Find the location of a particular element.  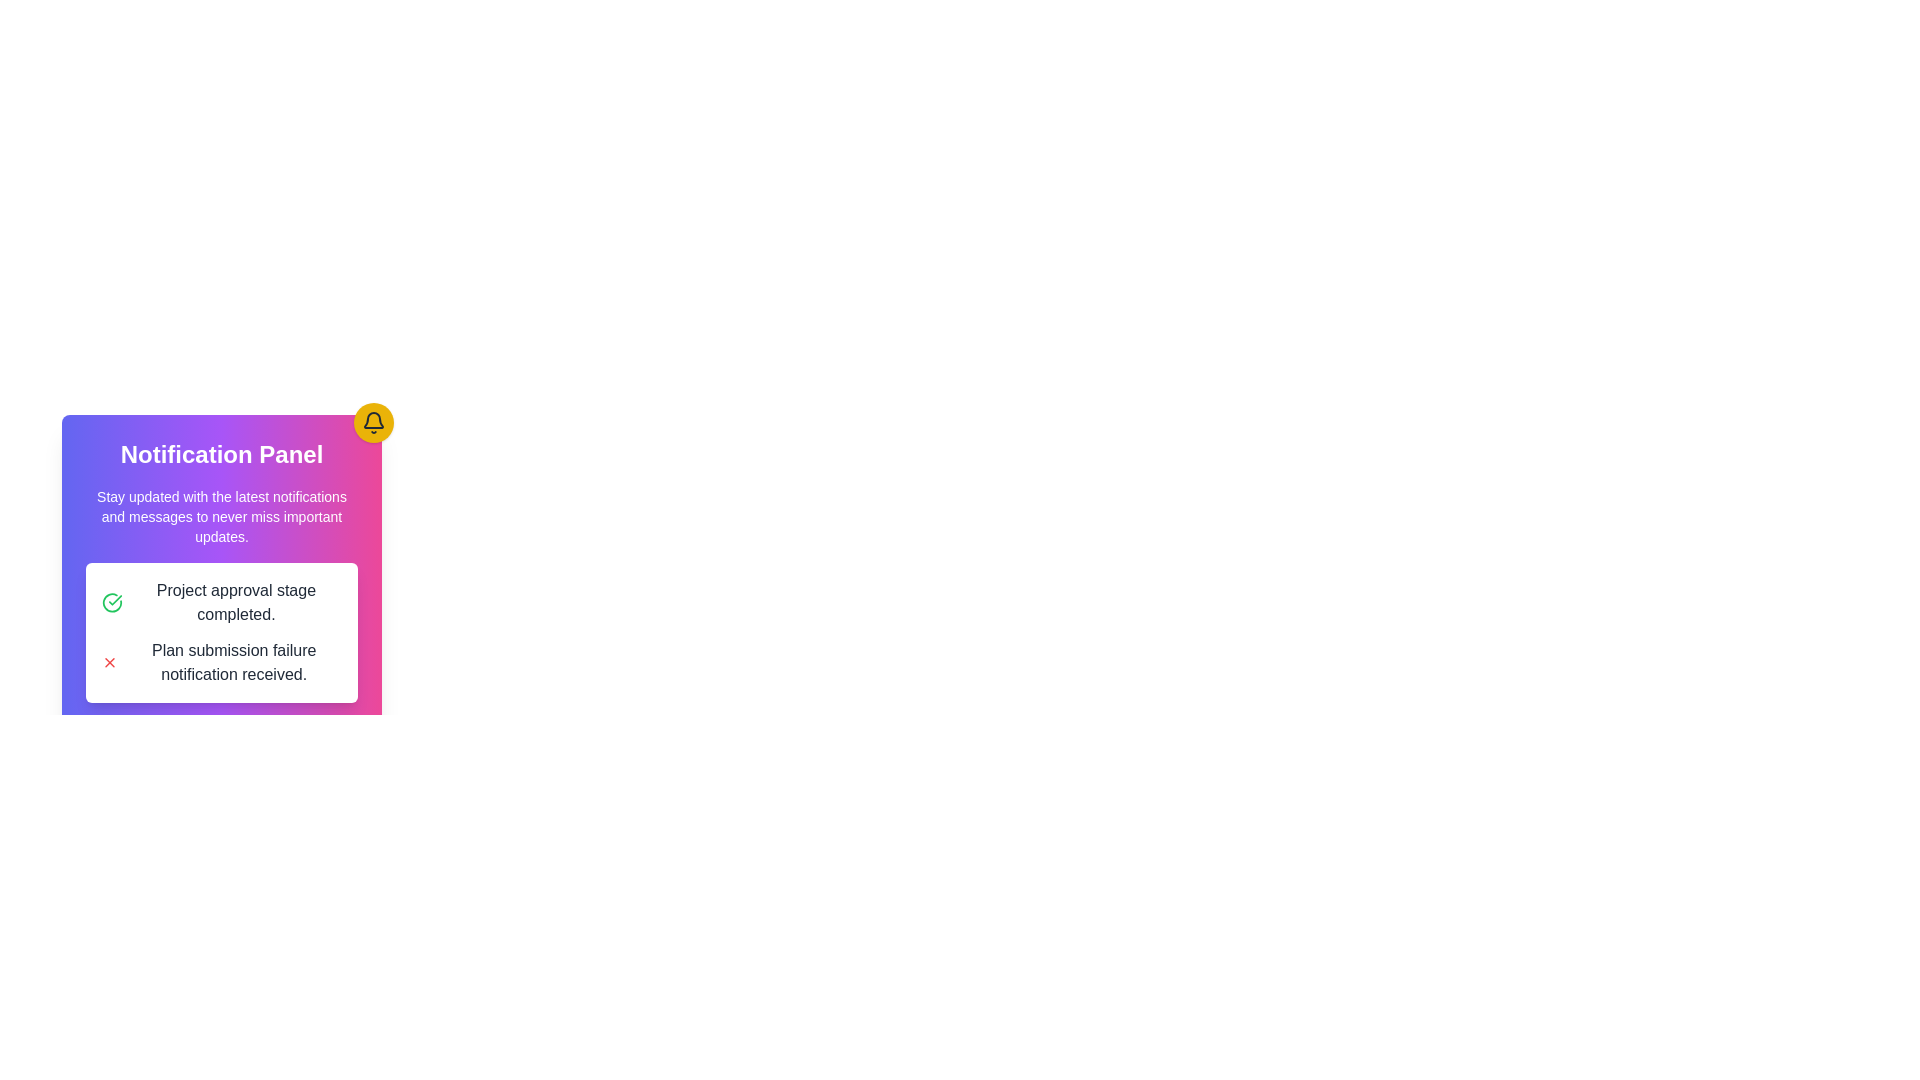

the approval indicator icon located to the left of the text 'Project approval stage completed.' in the notification panel is located at coordinates (111, 601).